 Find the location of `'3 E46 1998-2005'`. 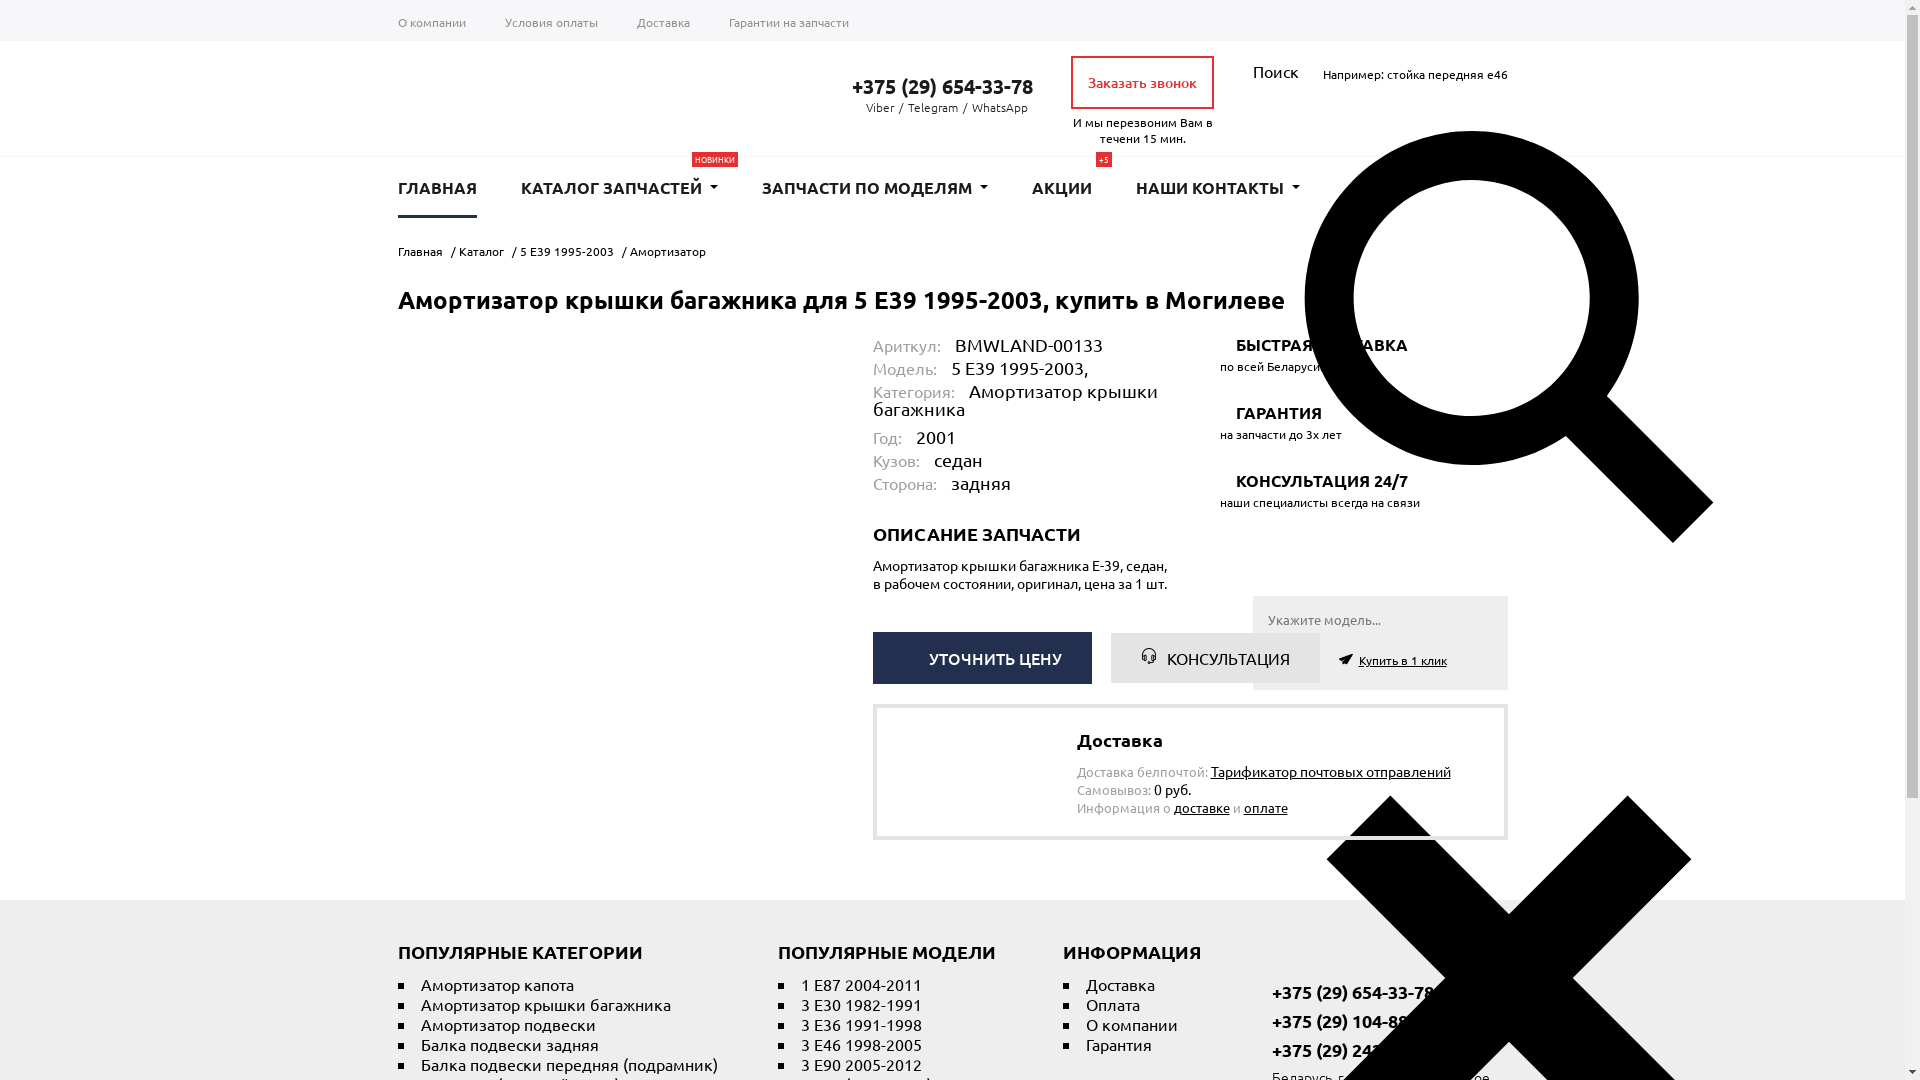

'3 E46 1998-2005' is located at coordinates (860, 1043).